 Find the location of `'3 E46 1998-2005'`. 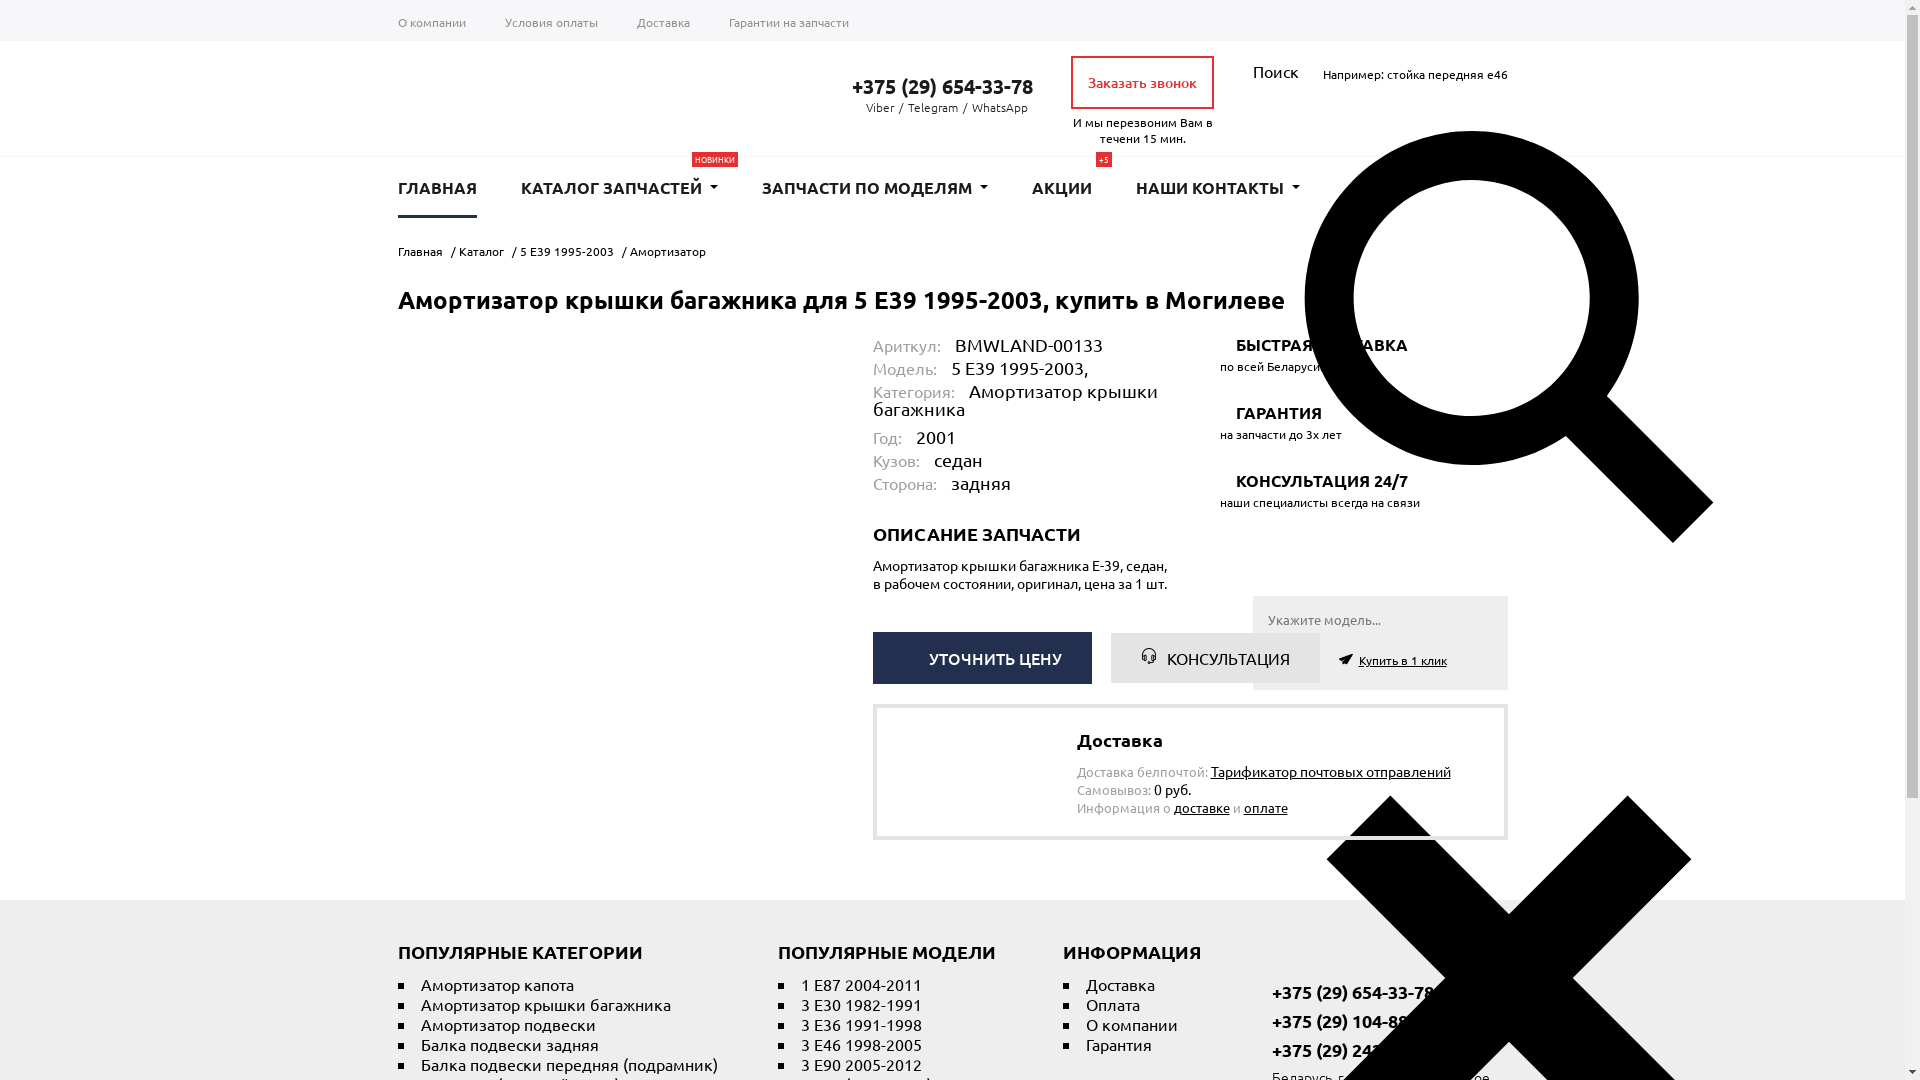

'3 E46 1998-2005' is located at coordinates (860, 1043).